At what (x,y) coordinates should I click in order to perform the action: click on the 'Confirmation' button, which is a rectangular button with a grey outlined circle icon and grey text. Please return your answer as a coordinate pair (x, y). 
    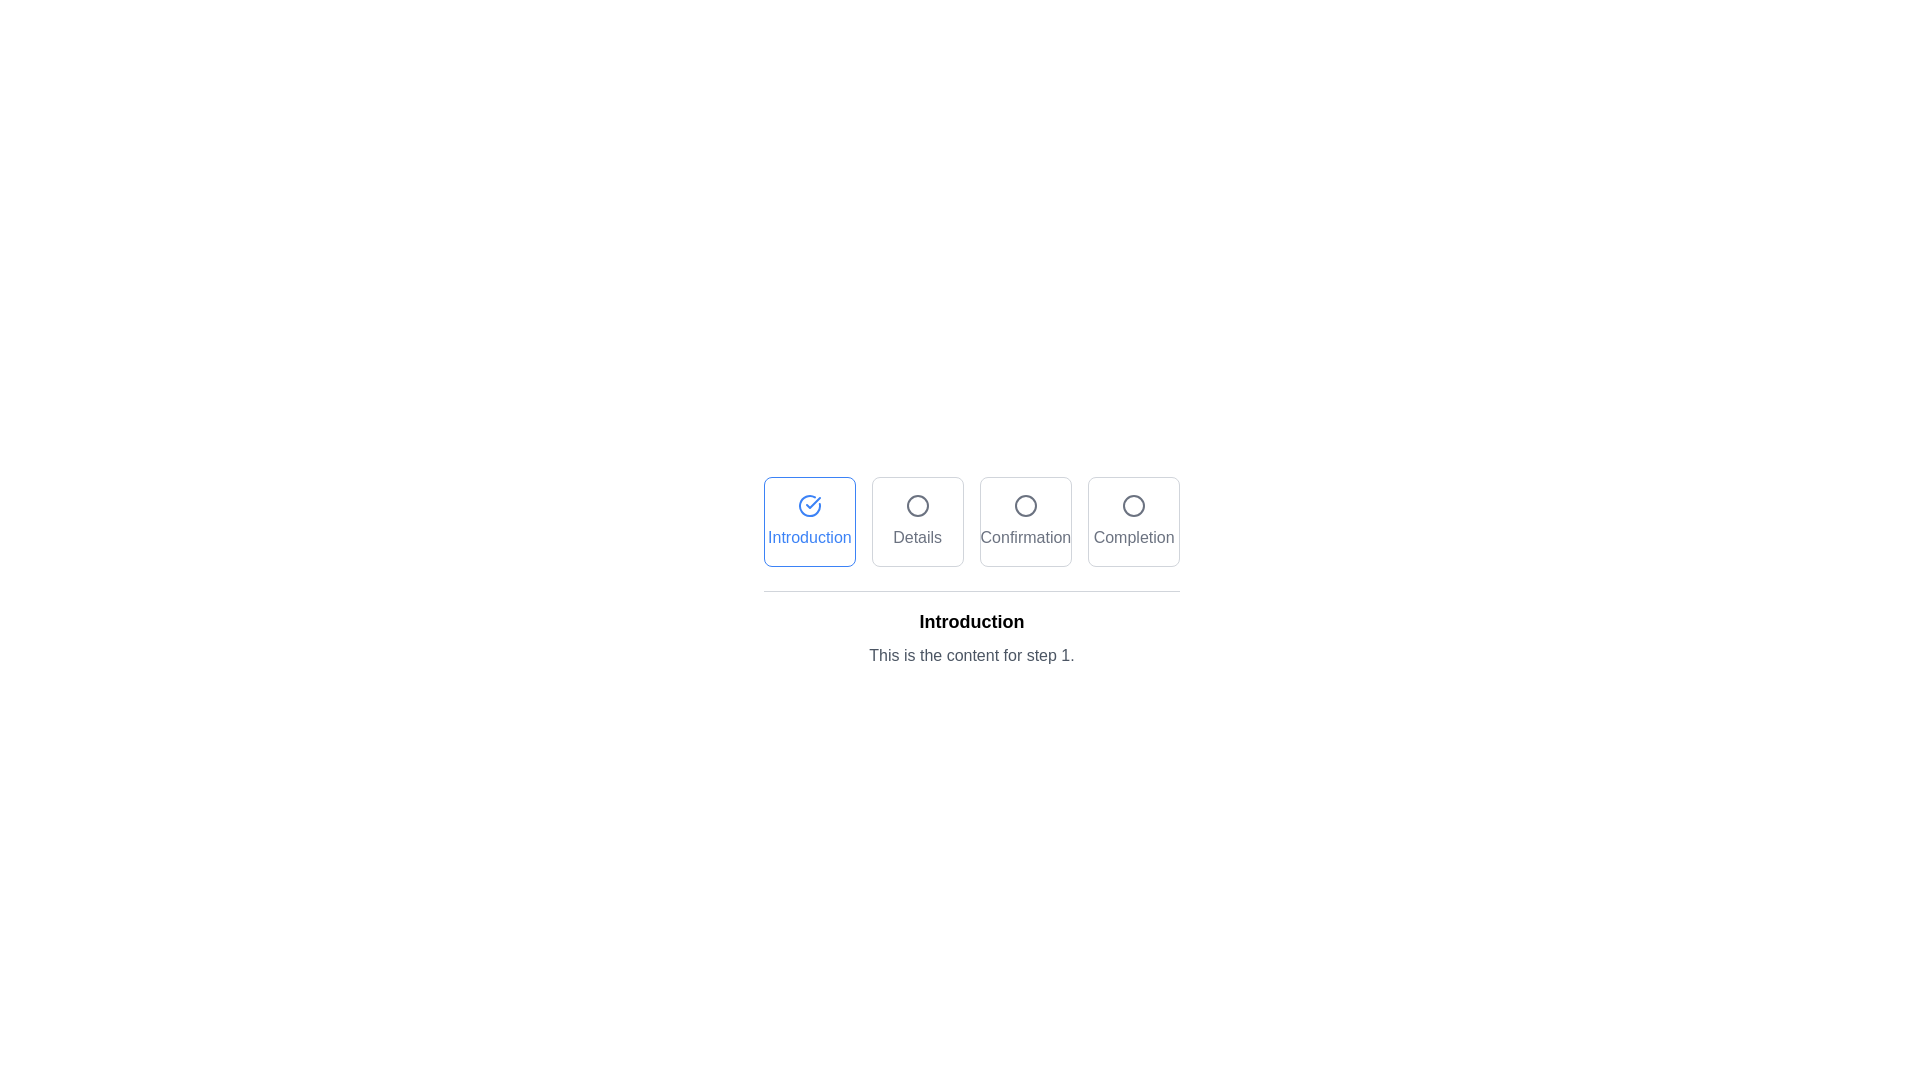
    Looking at the image, I should click on (1025, 520).